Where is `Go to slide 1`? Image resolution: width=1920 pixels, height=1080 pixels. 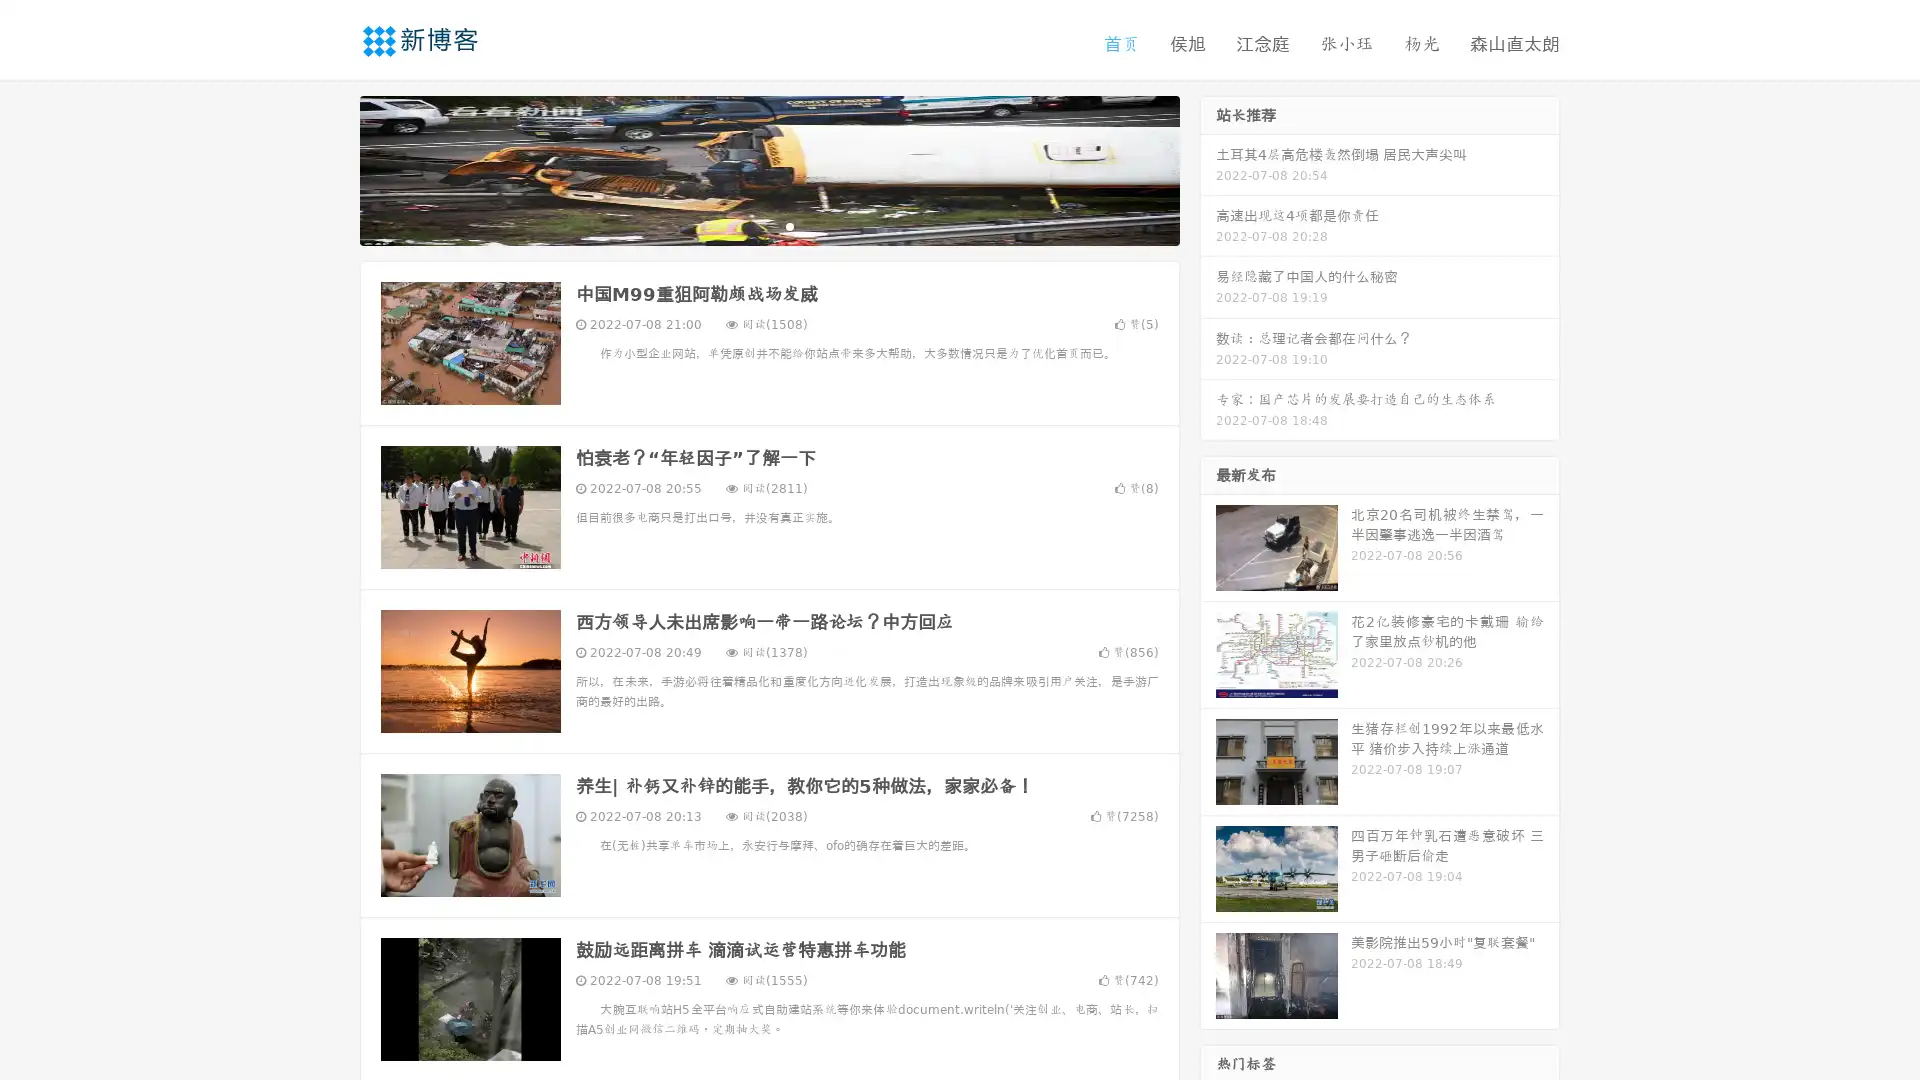
Go to slide 1 is located at coordinates (748, 225).